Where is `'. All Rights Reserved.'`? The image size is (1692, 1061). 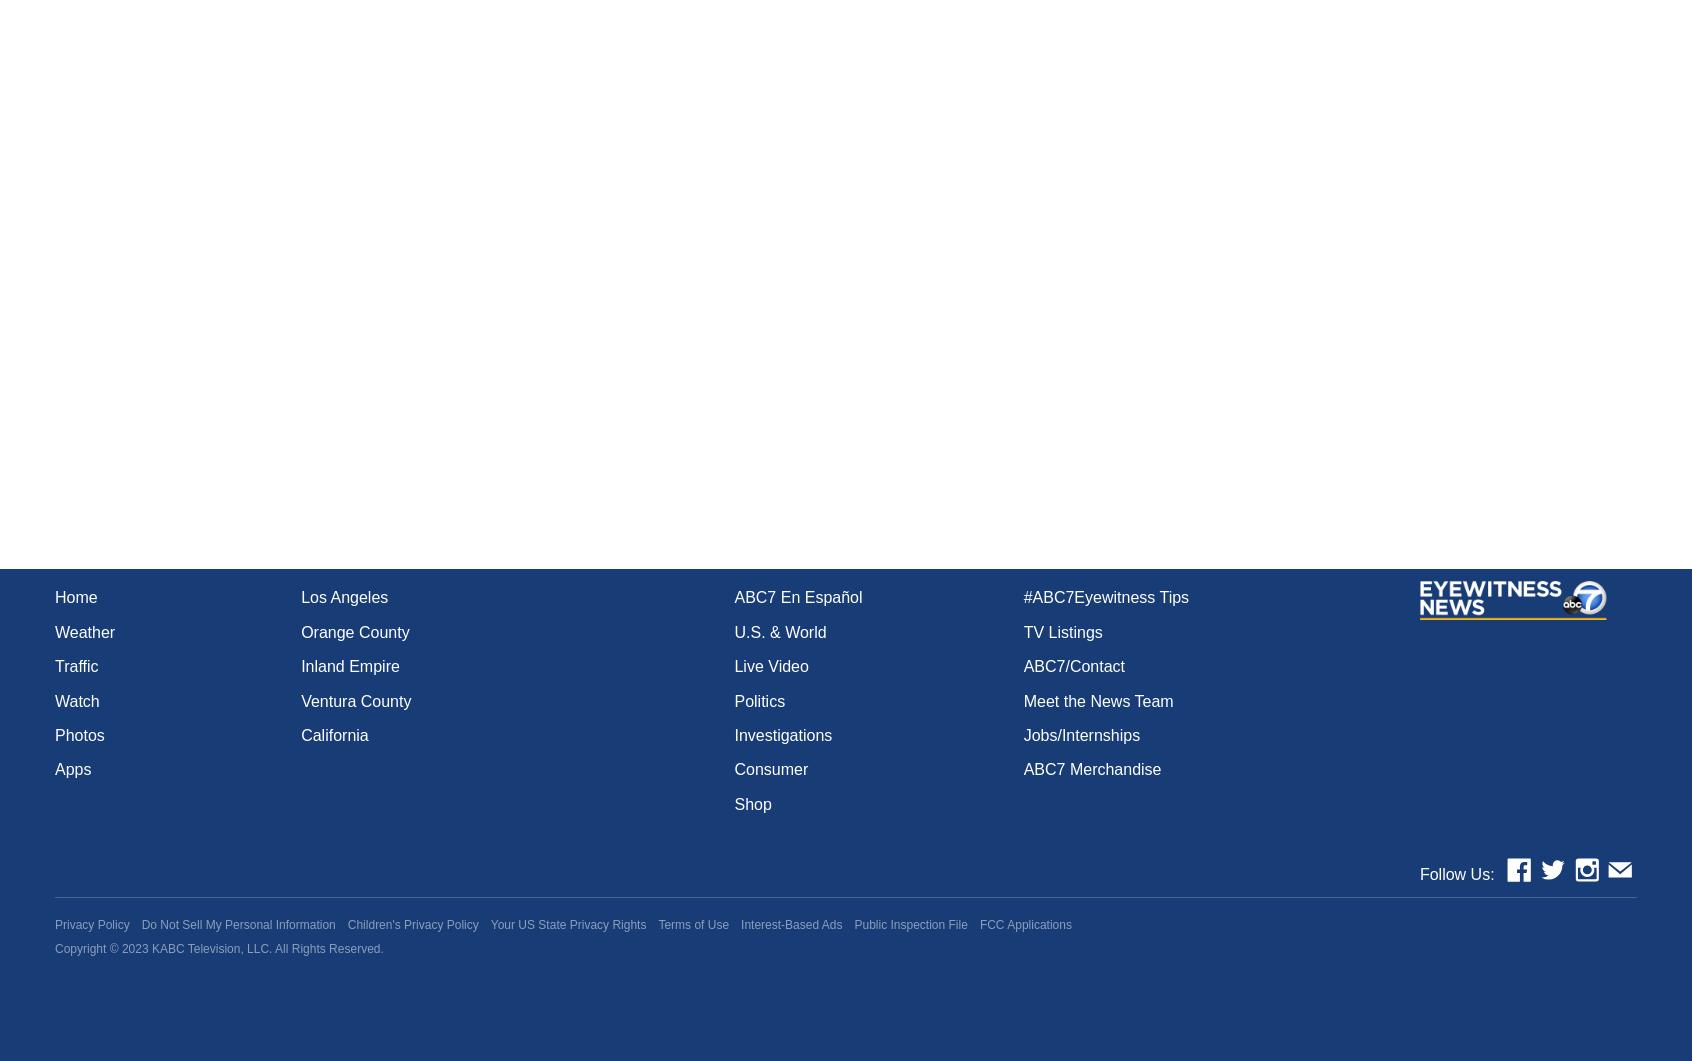 '. All Rights Reserved.' is located at coordinates (325, 947).